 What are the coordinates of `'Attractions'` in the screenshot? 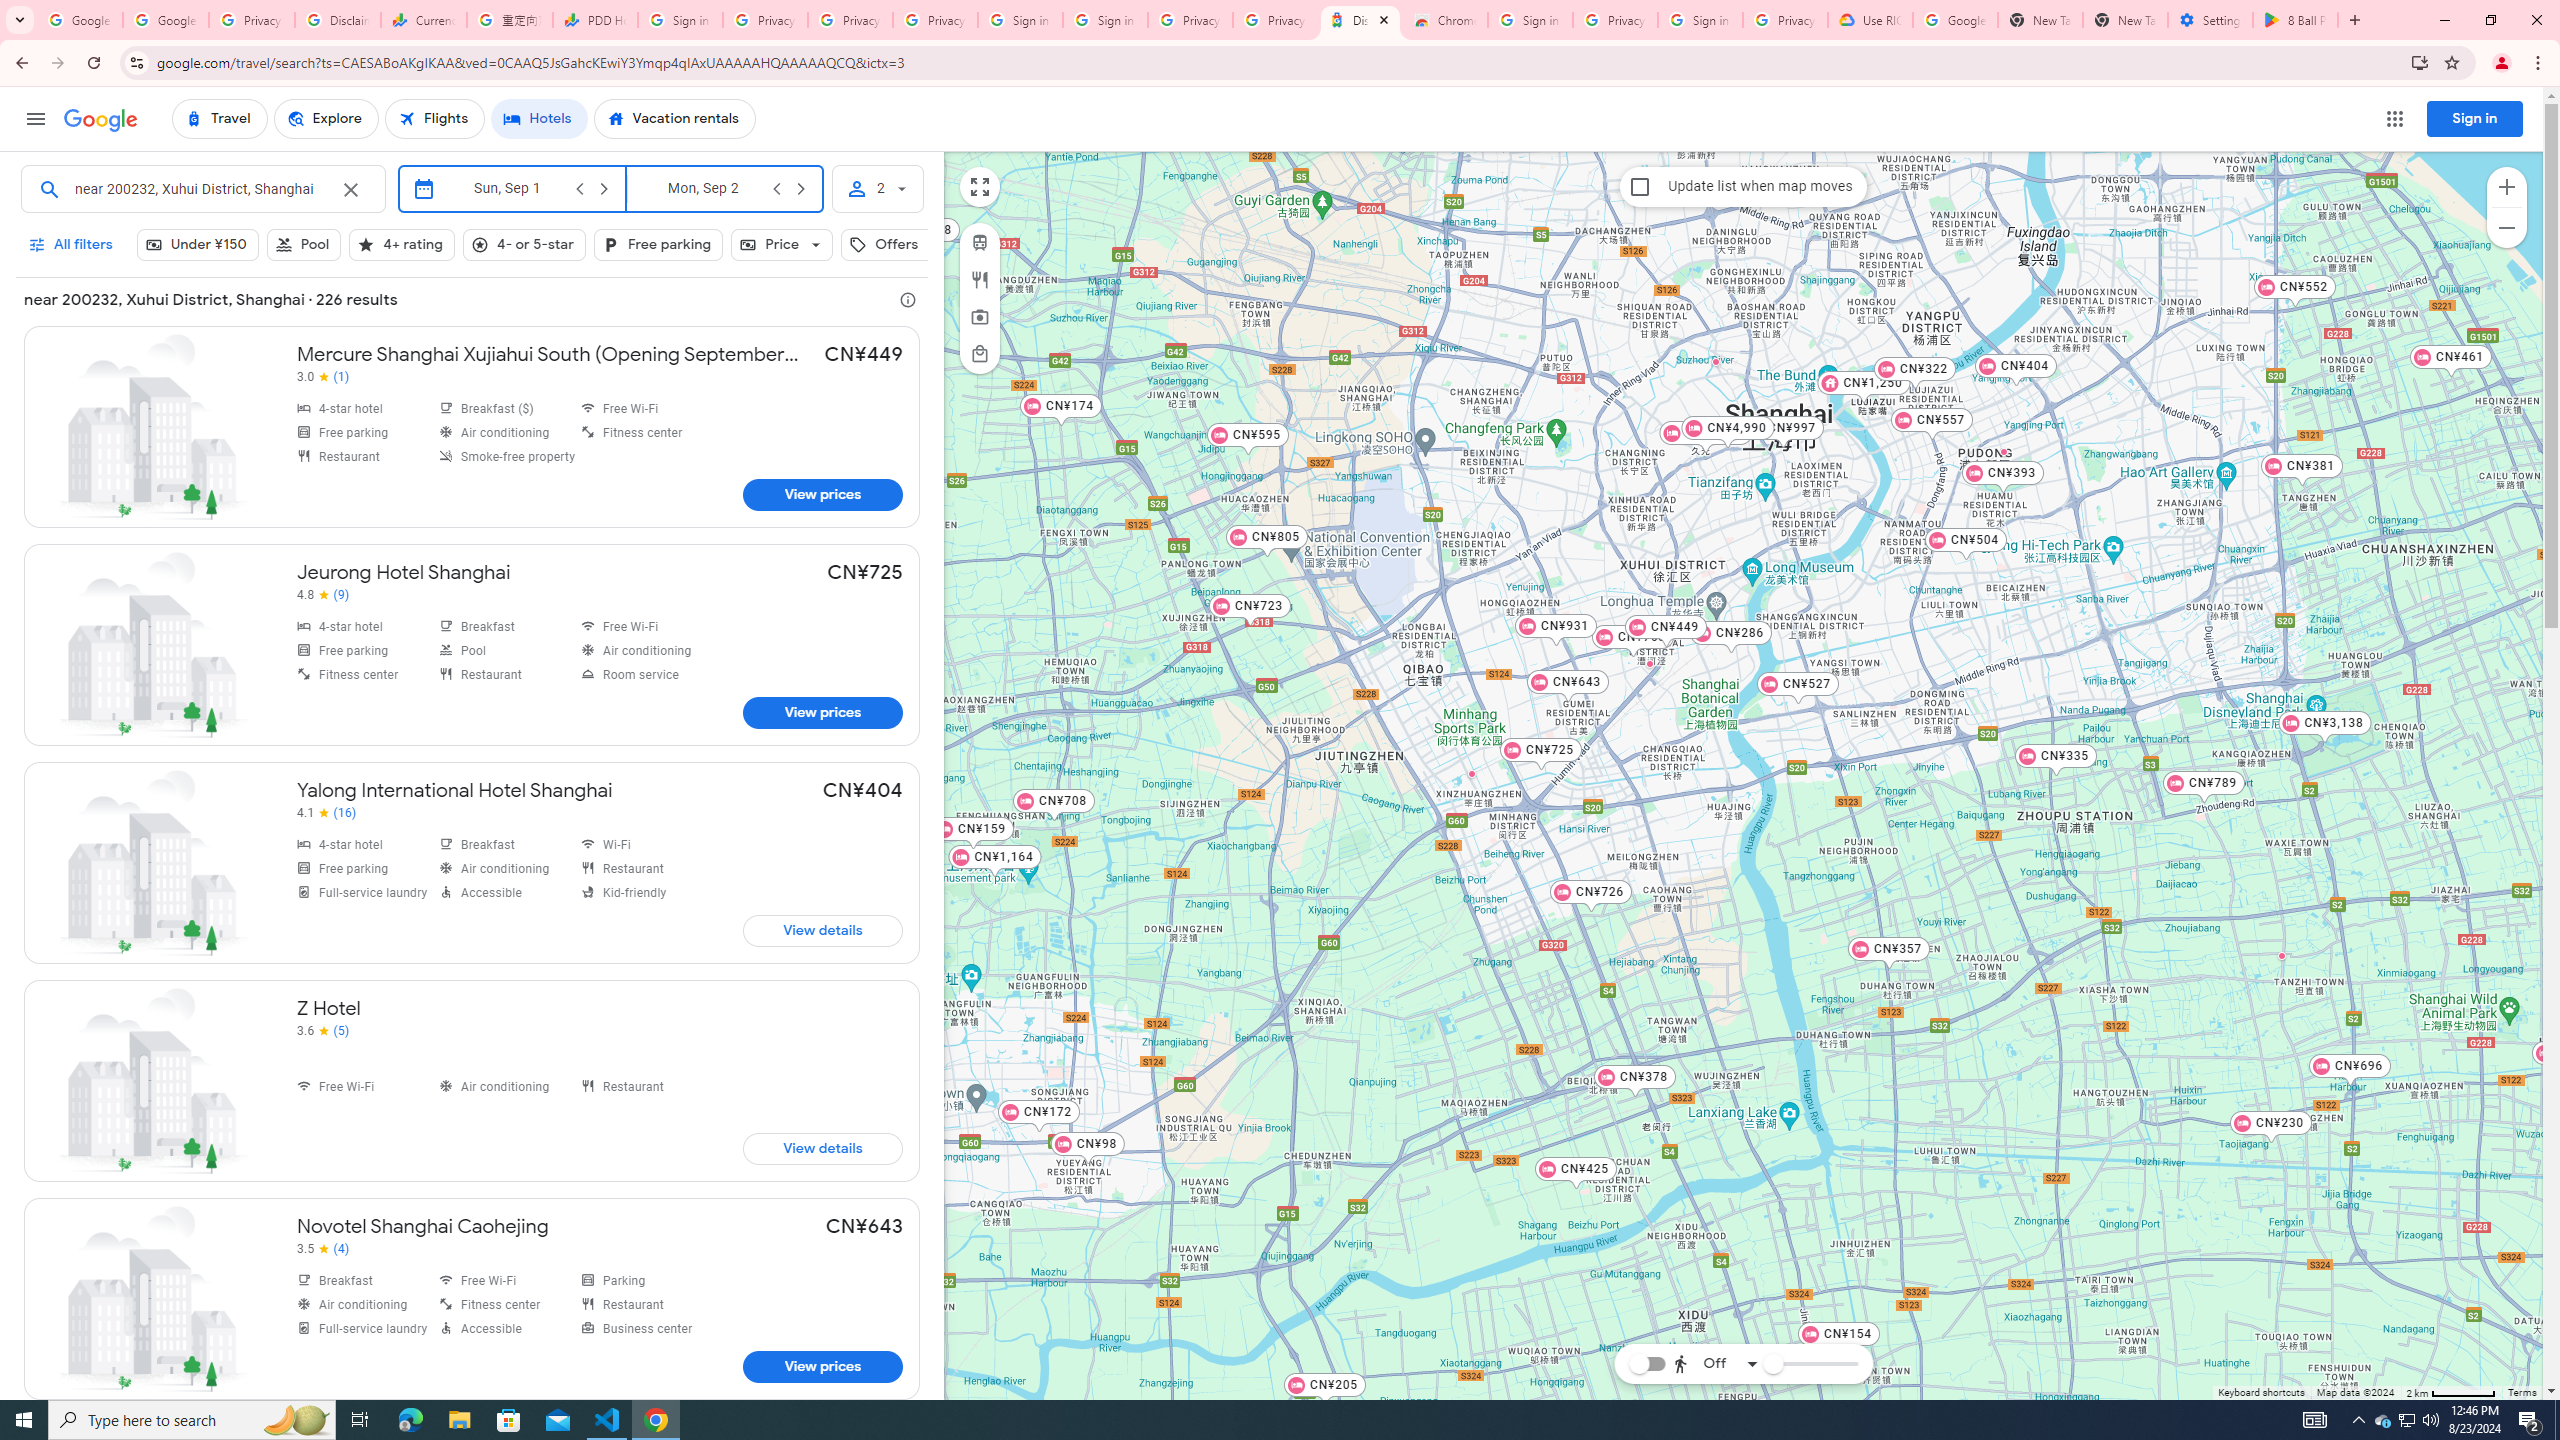 It's located at (978, 315).